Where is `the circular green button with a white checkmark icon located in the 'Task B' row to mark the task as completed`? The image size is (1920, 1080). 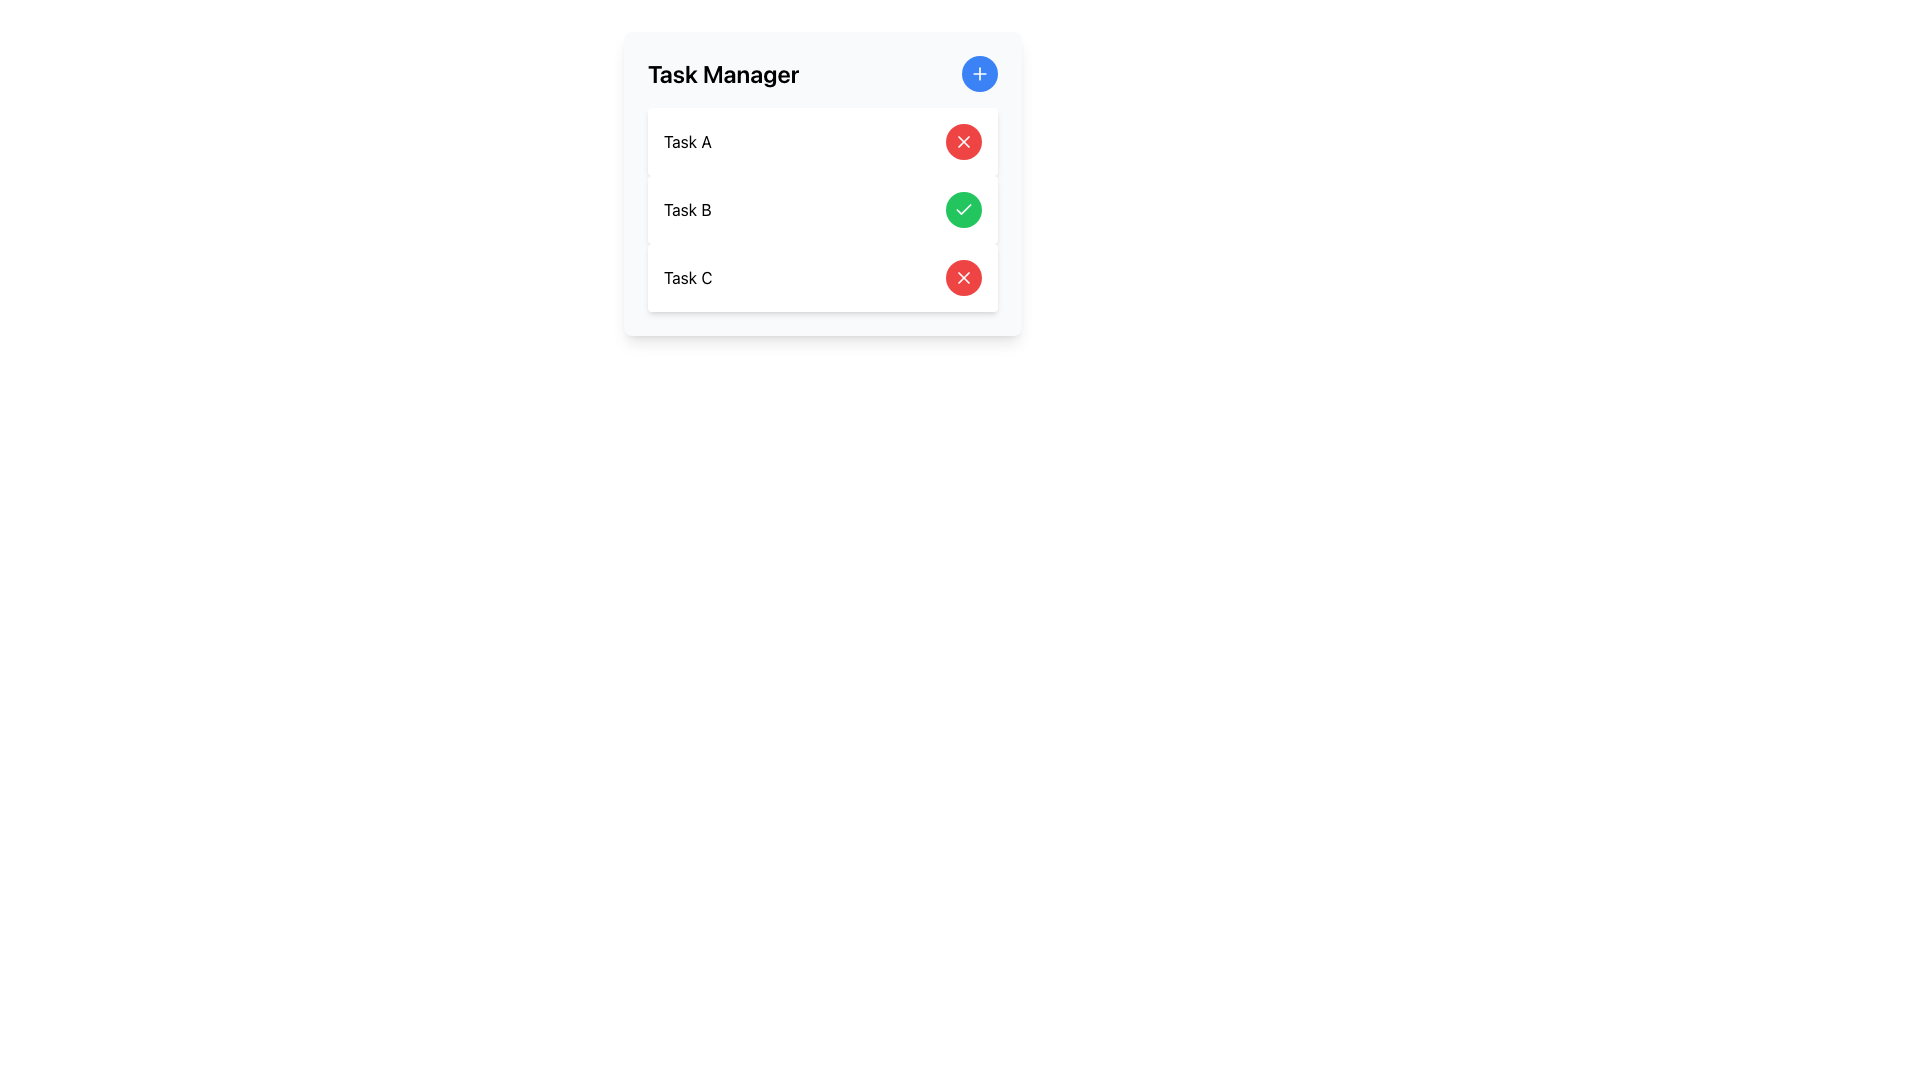
the circular green button with a white checkmark icon located in the 'Task B' row to mark the task as completed is located at coordinates (964, 209).